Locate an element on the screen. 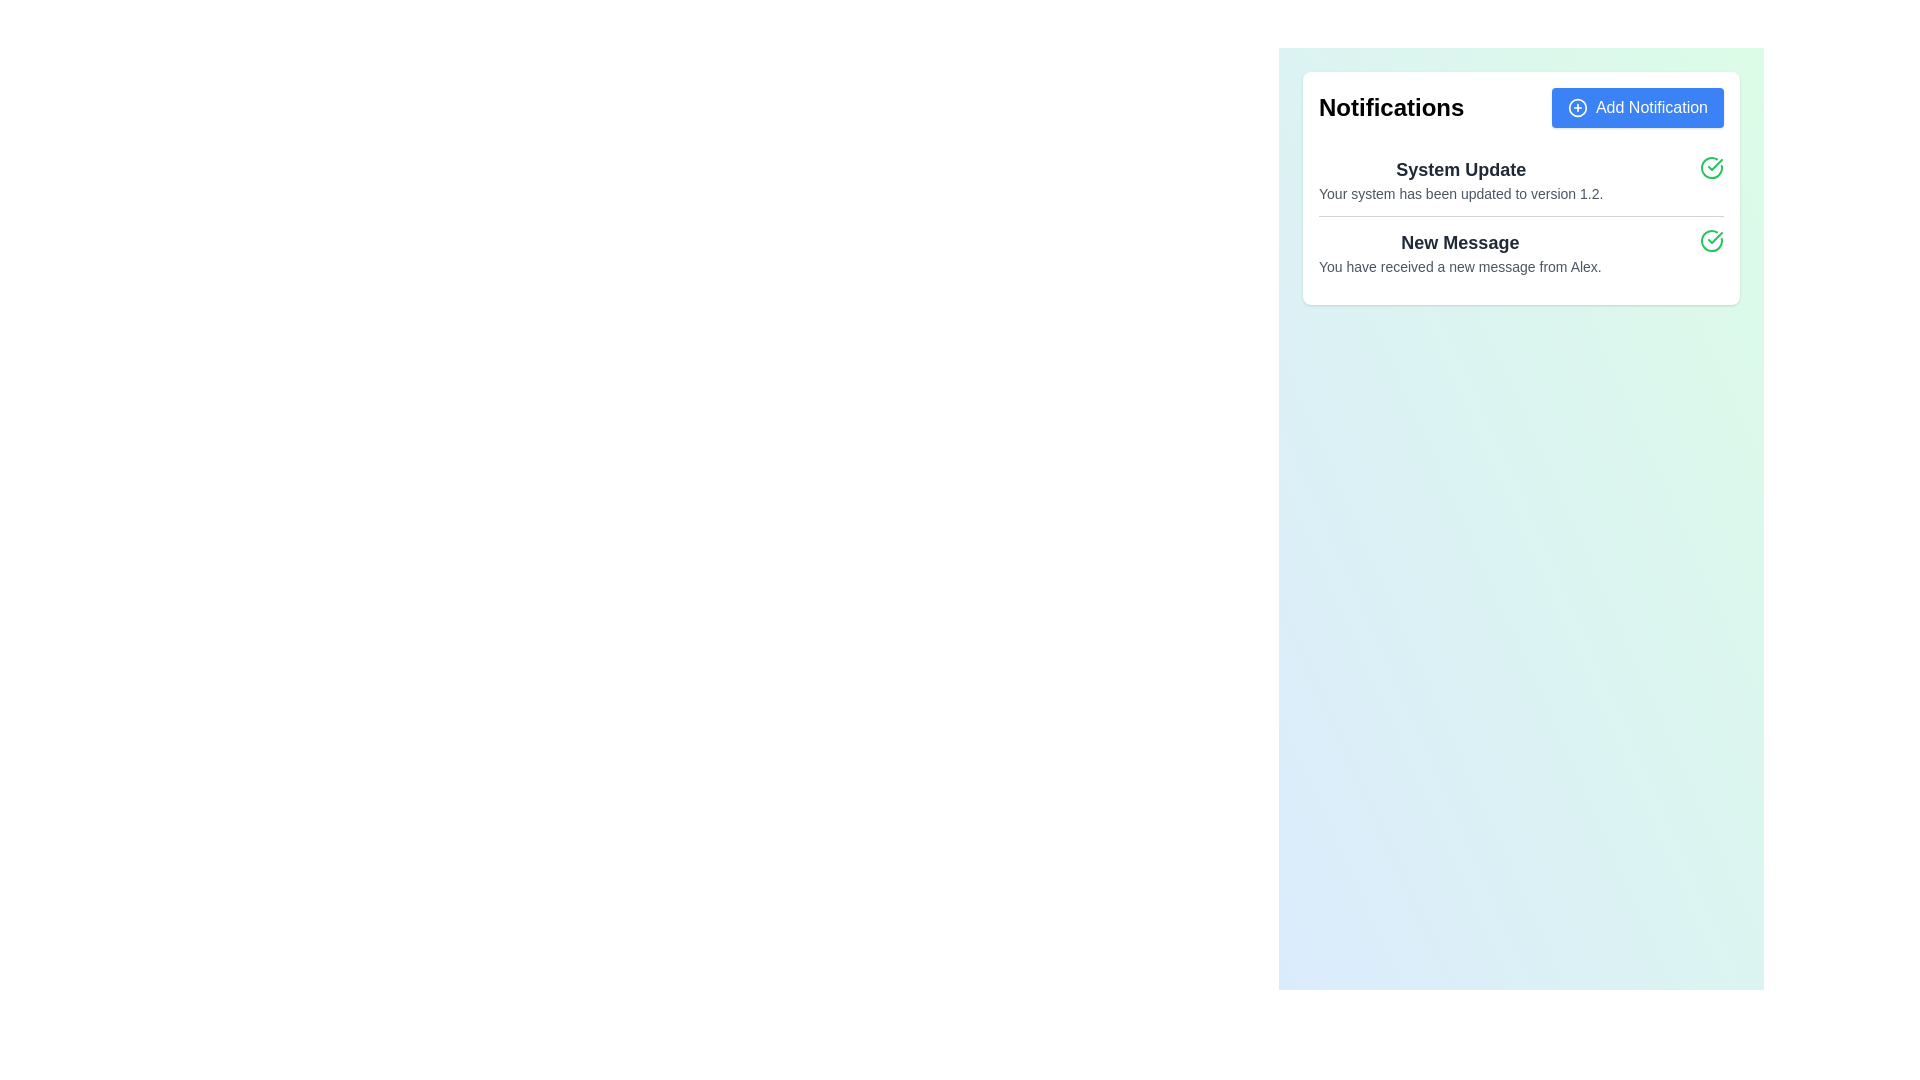 This screenshot has width=1920, height=1080. the 'New Message' text label, which is styled in a larger, bold font and dark gray color, serving as a header for the notification card is located at coordinates (1460, 242).